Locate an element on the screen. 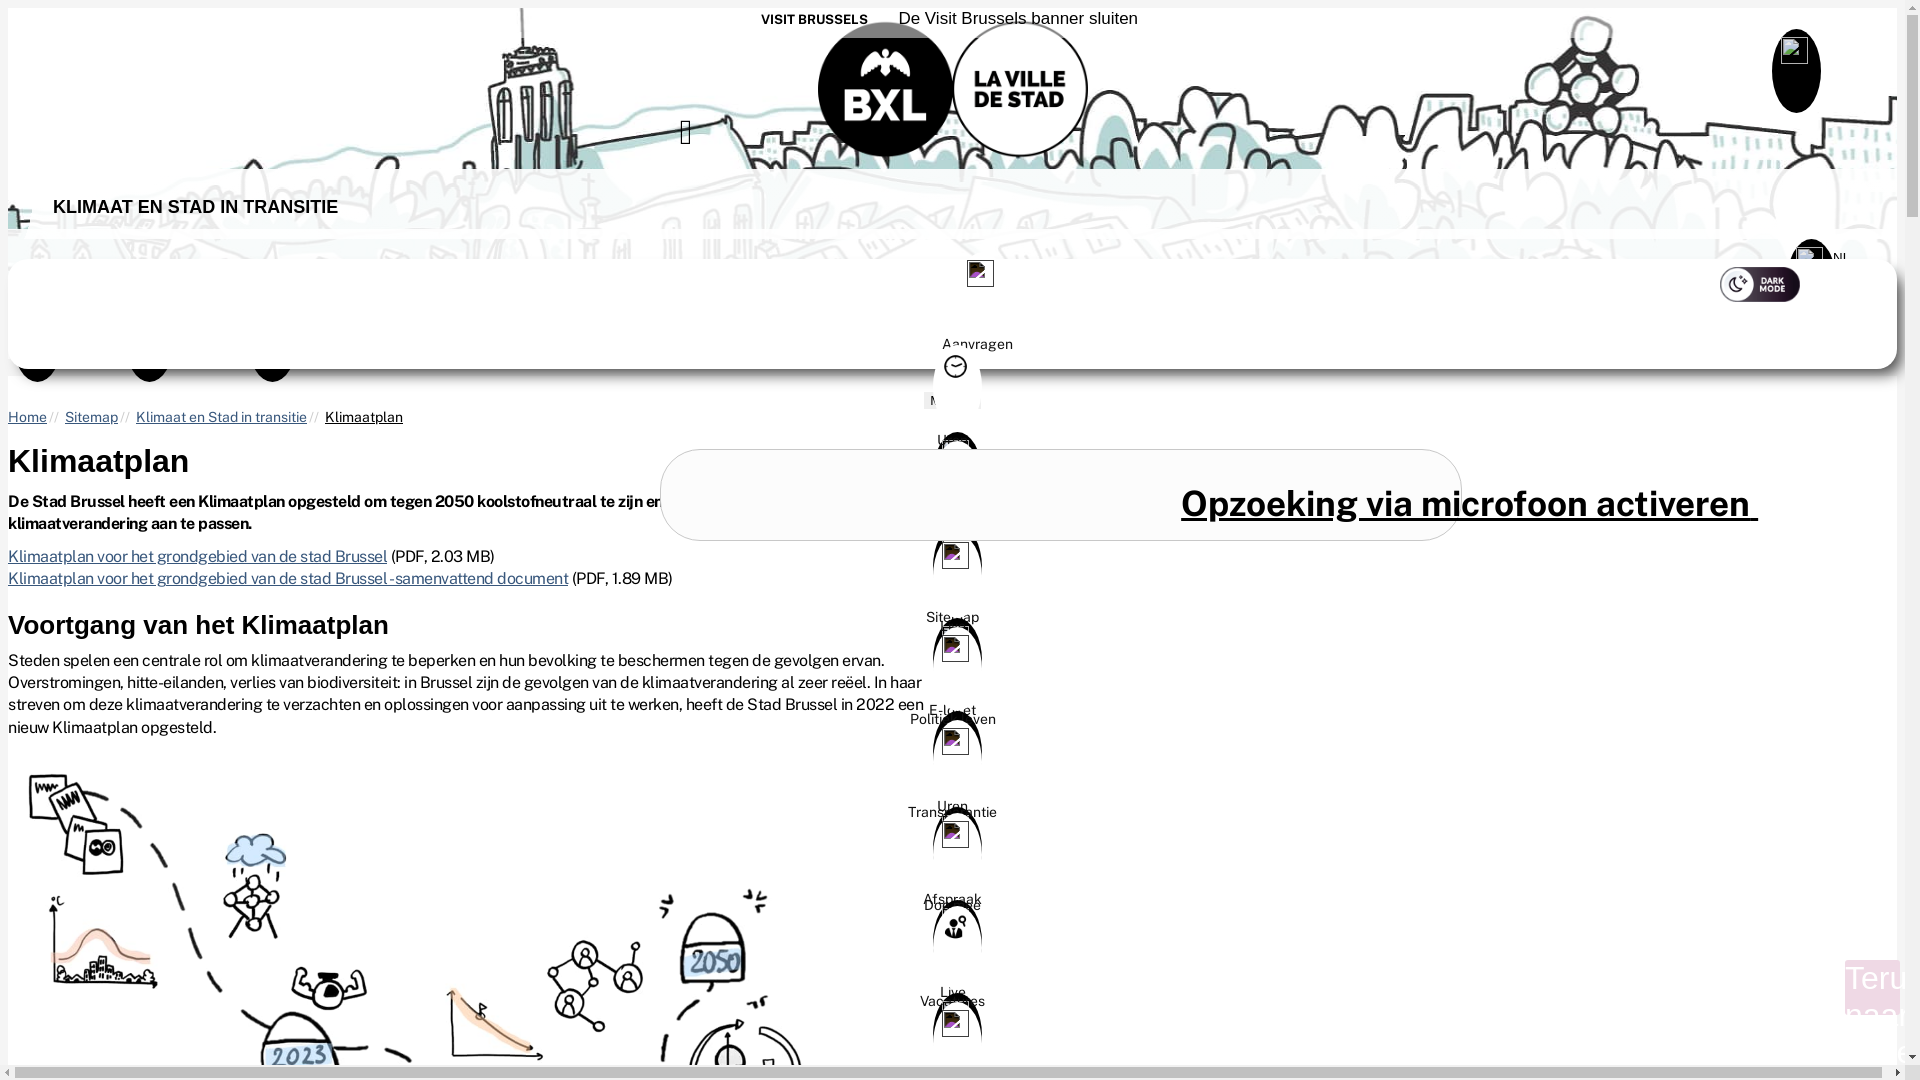 The height and width of the screenshot is (1080, 1920). 'Vacatures' is located at coordinates (951, 992).